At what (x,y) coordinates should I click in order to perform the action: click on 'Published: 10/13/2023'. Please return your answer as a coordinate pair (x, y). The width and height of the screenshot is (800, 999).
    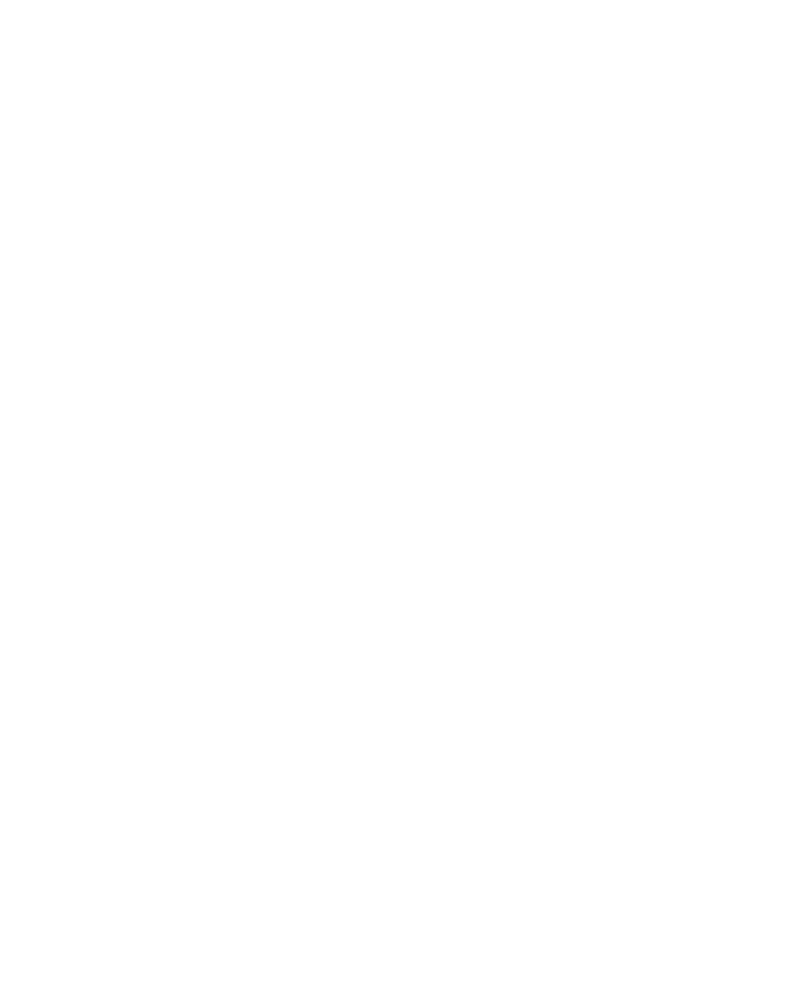
    Looking at the image, I should click on (366, 359).